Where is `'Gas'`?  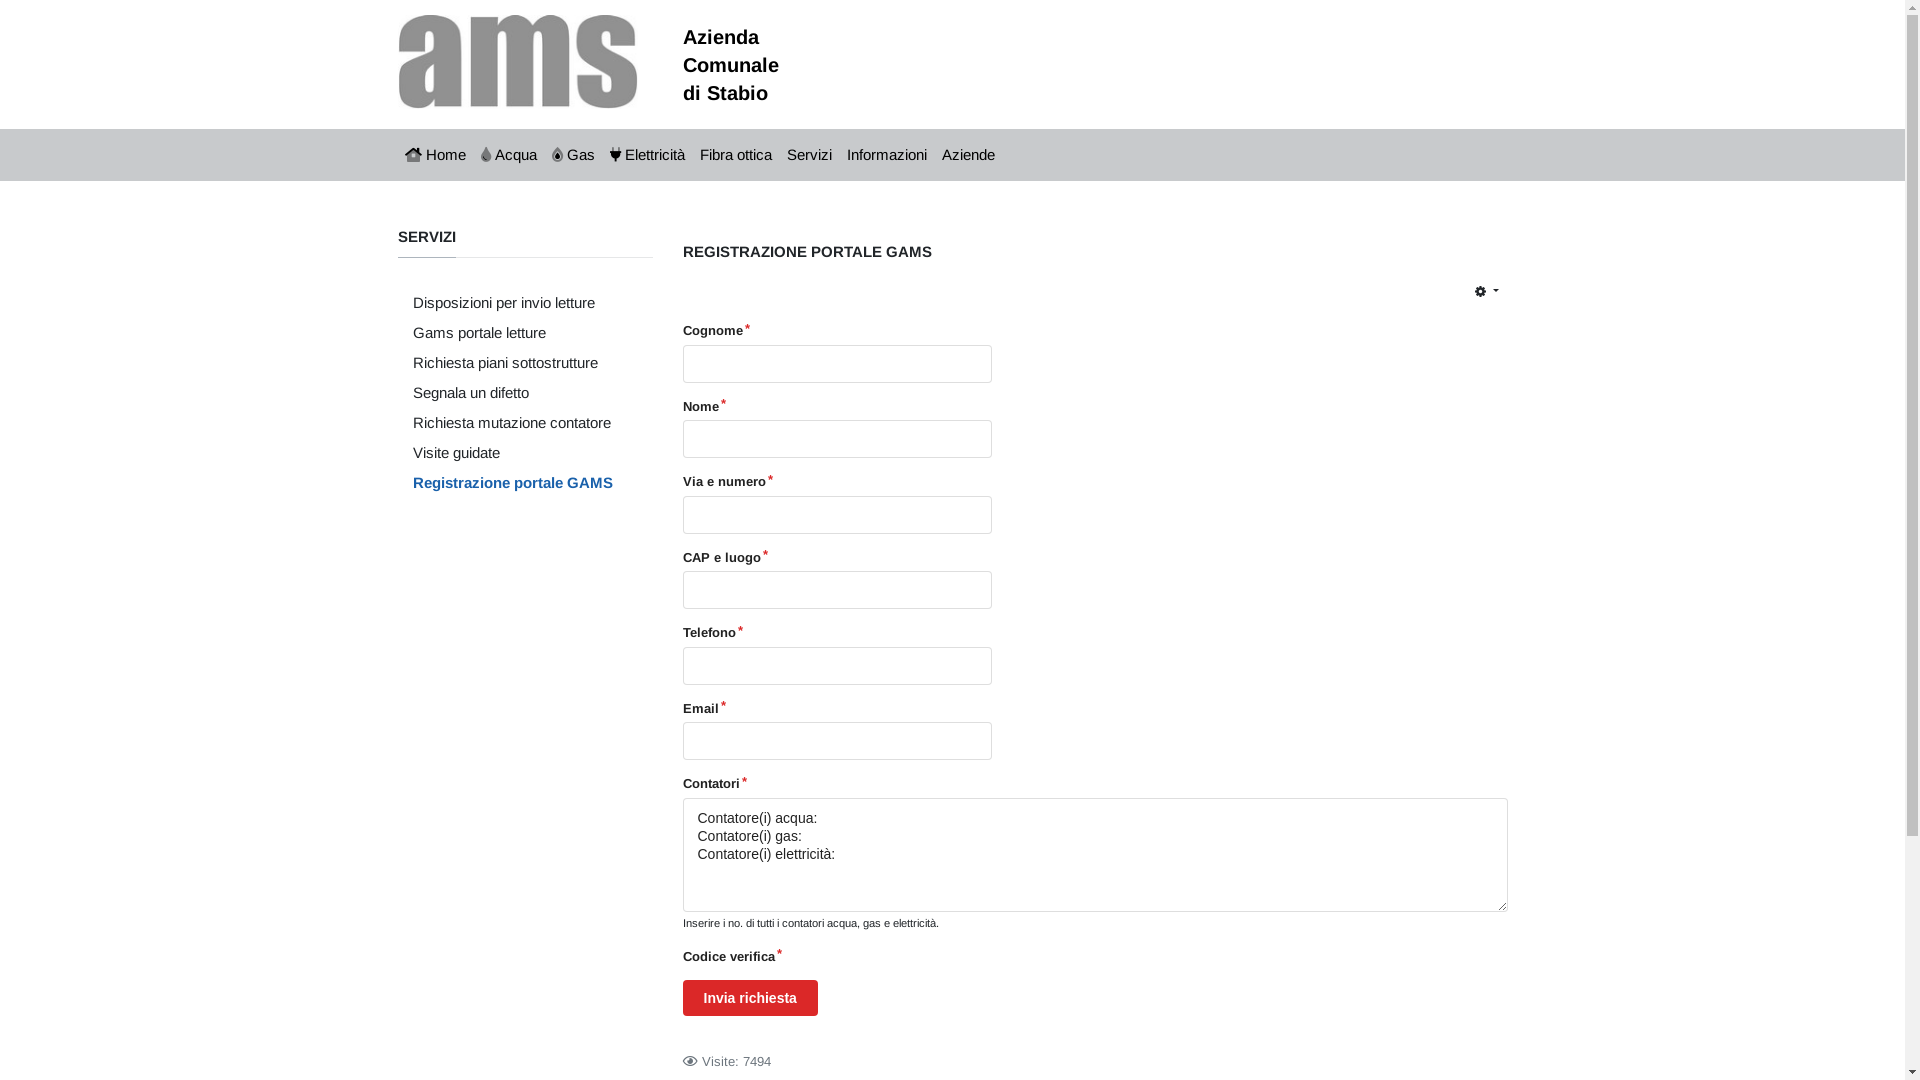 'Gas' is located at coordinates (571, 153).